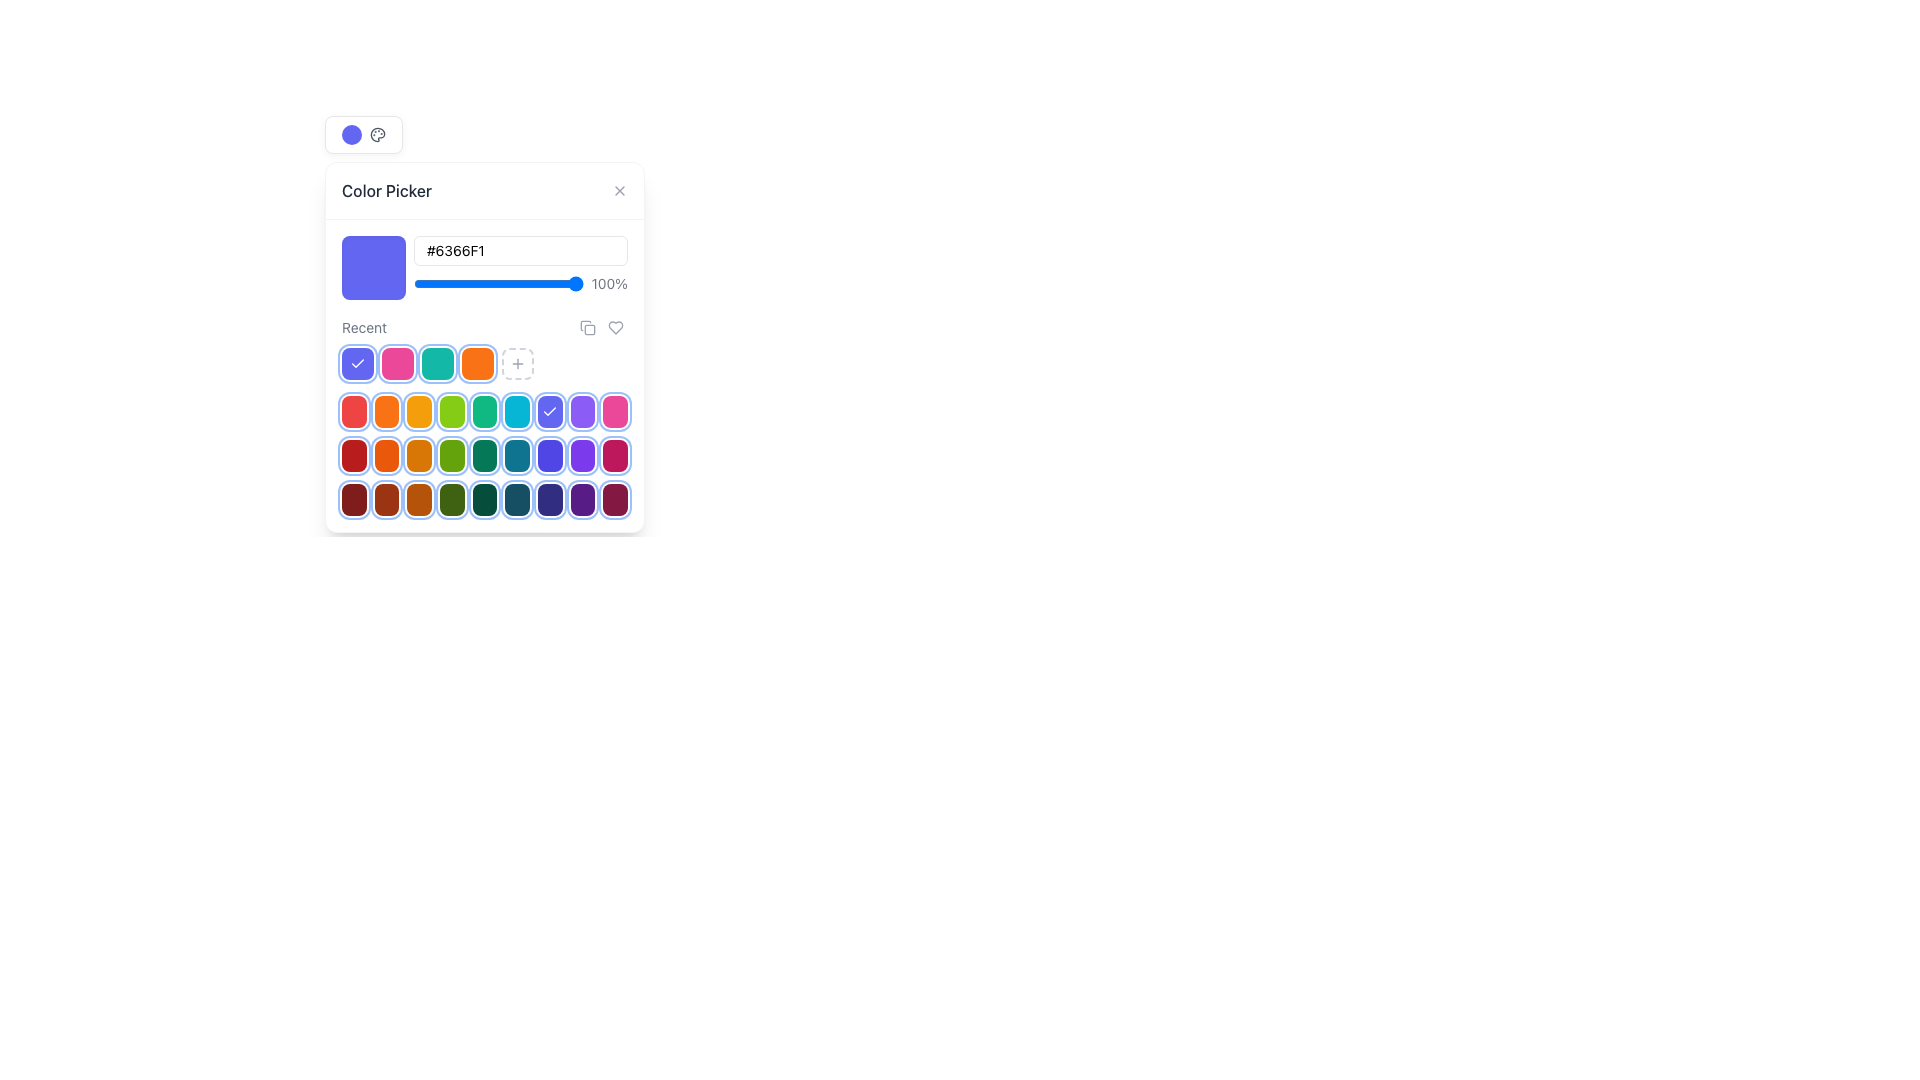  Describe the element at coordinates (481, 284) in the screenshot. I see `the slider` at that location.